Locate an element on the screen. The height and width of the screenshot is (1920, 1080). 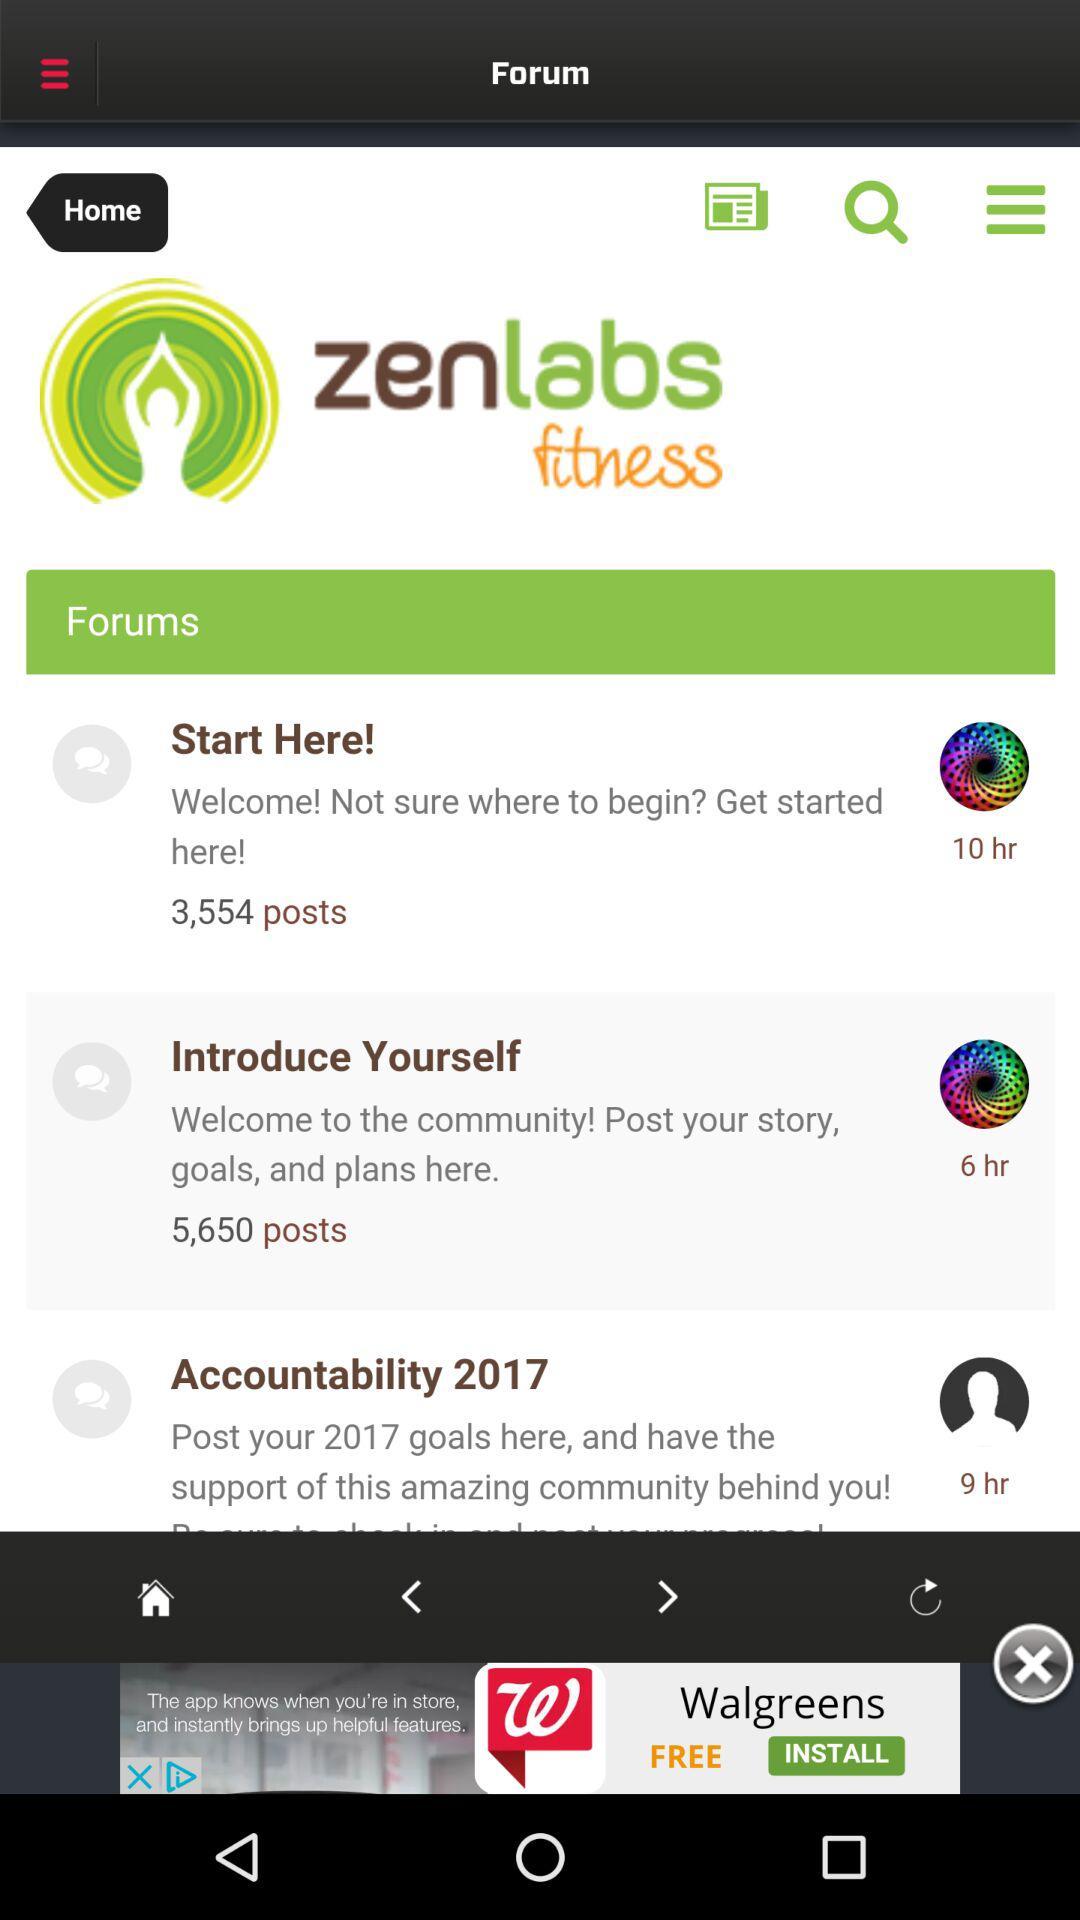
advertisement is located at coordinates (540, 1727).